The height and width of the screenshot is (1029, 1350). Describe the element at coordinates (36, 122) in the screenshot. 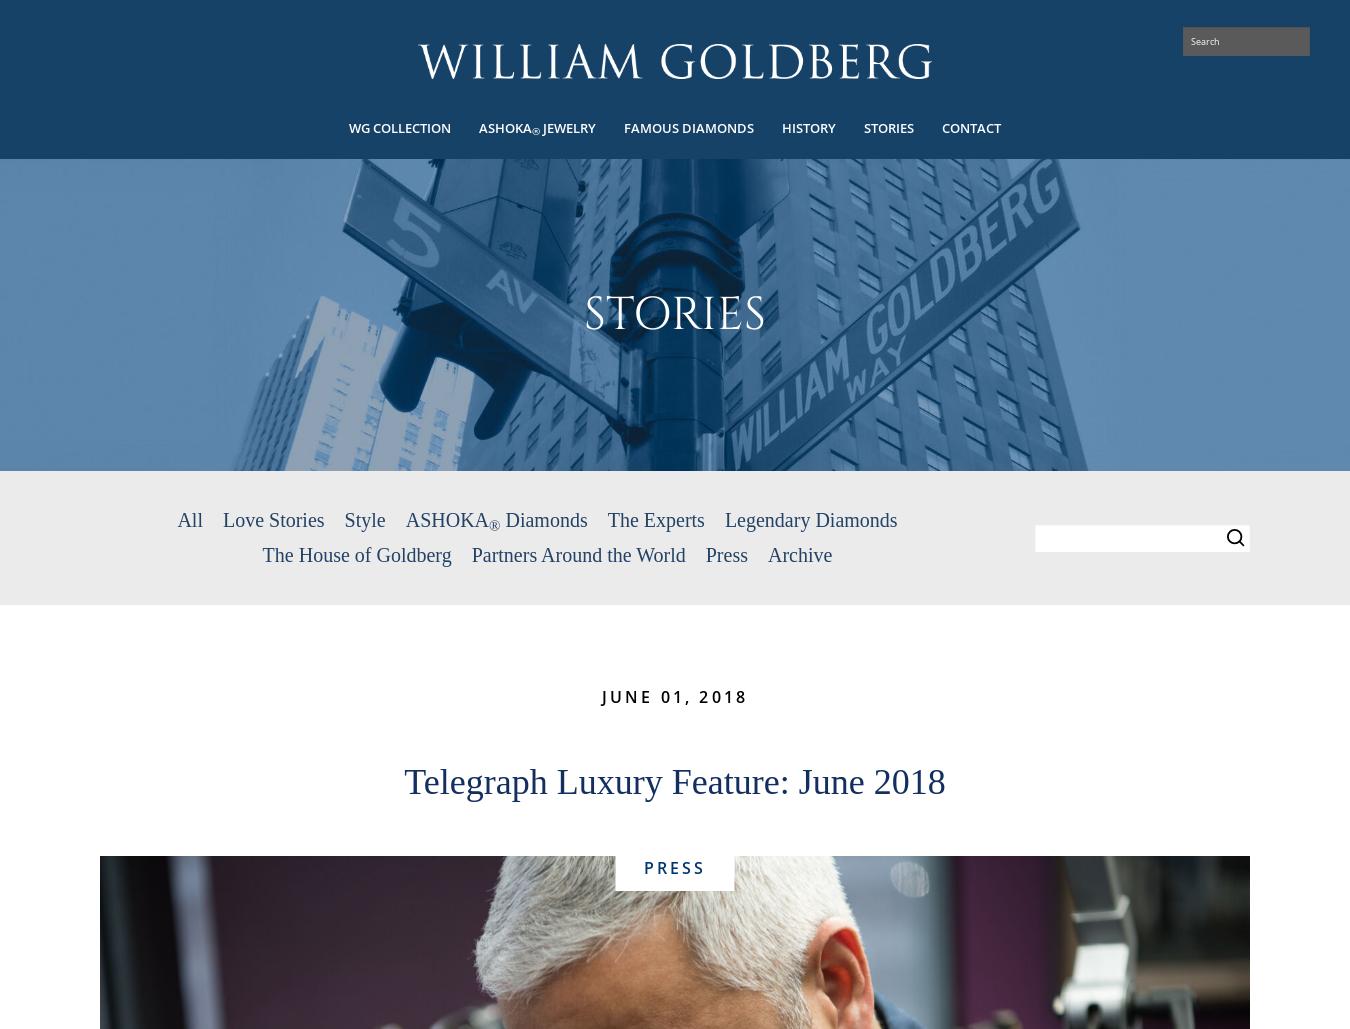

I see `'About'` at that location.